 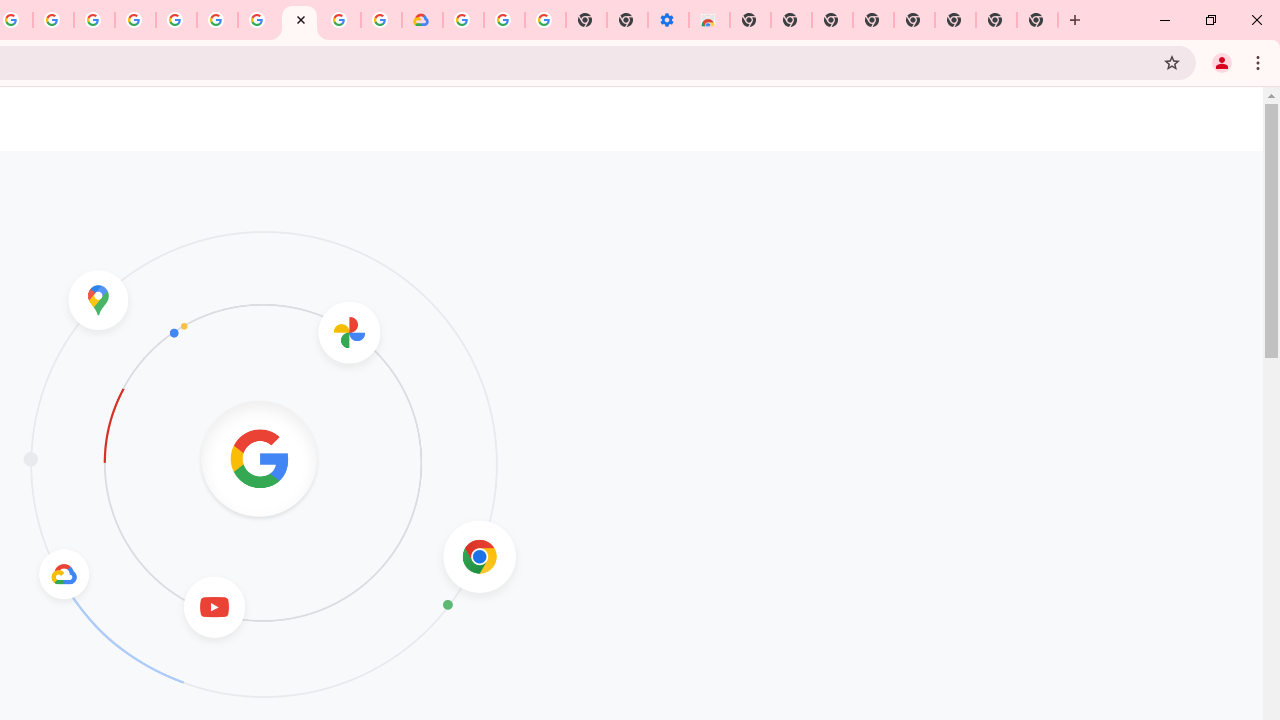 What do you see at coordinates (381, 20) in the screenshot?
I see `'Browse the Google Chrome Community - Google Chrome Community'` at bounding box center [381, 20].